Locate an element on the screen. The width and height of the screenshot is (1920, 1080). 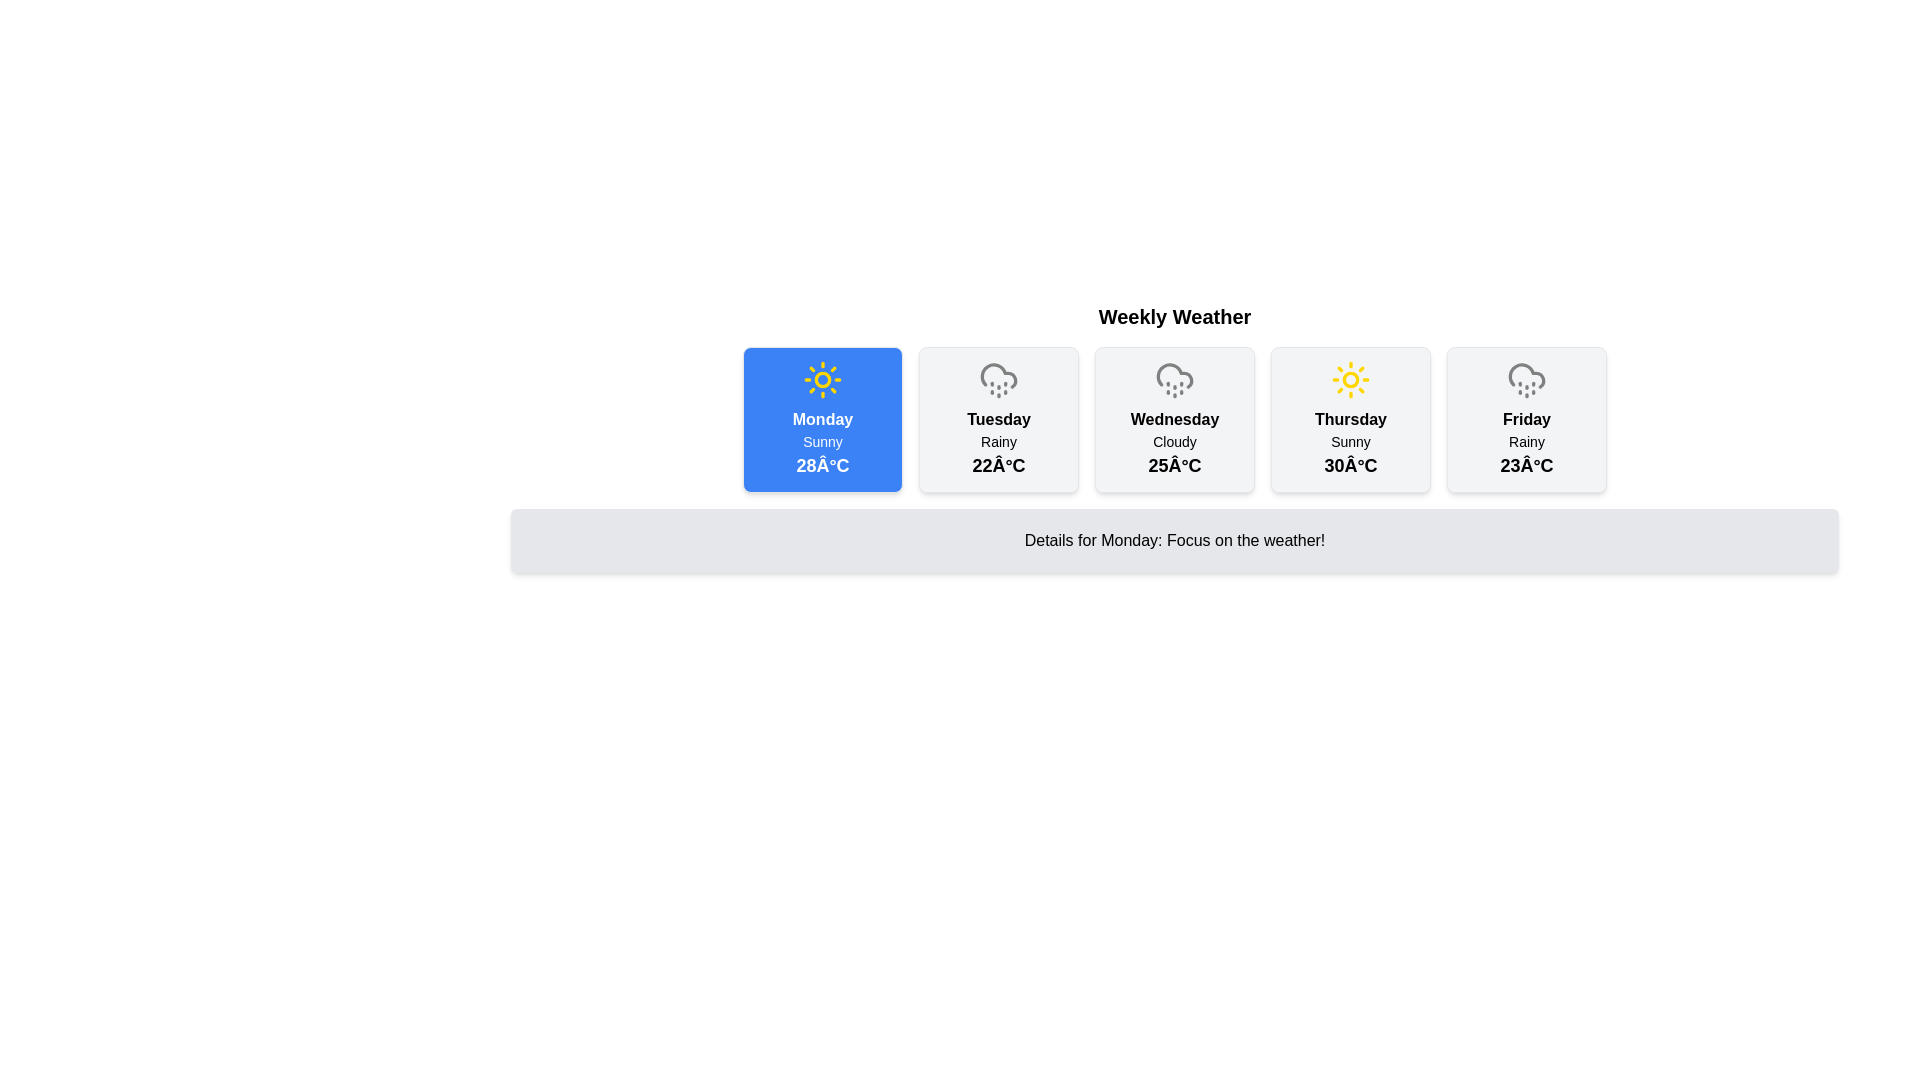
the text component displaying '30Â°C' located at the bottom of the fourth weather card for Thursday is located at coordinates (1350, 466).